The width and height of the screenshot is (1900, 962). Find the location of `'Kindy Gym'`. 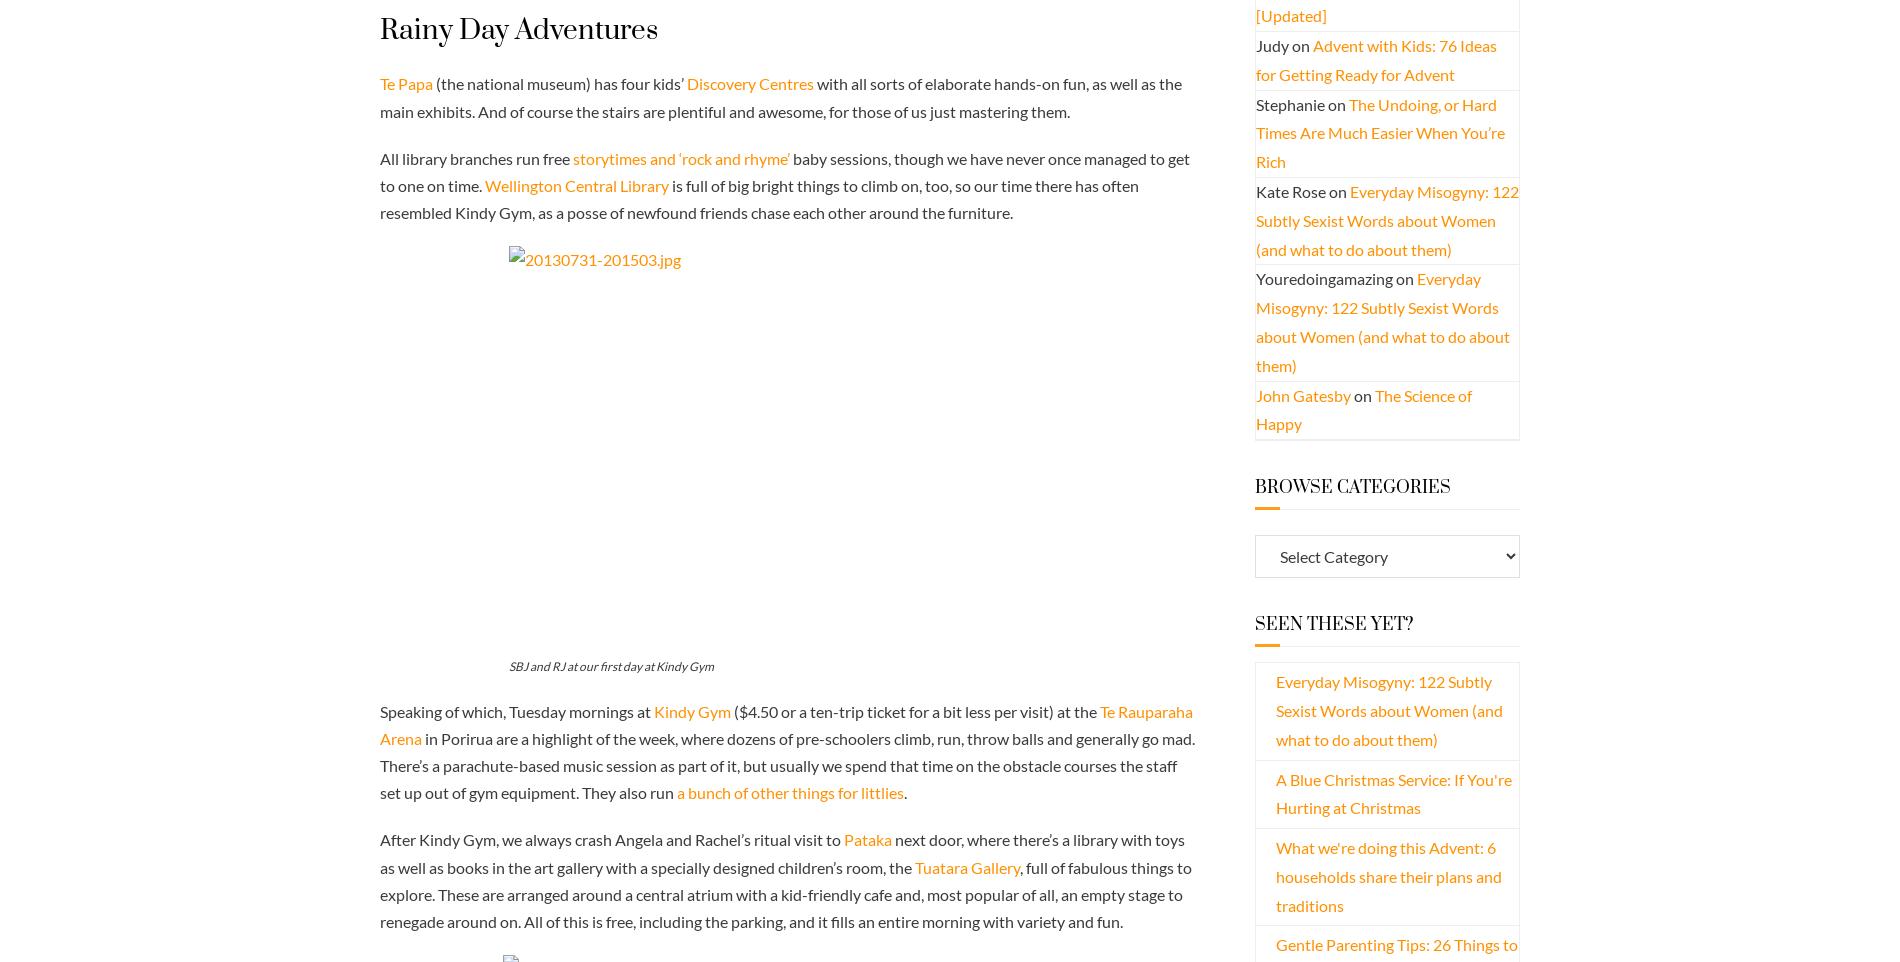

'Kindy Gym' is located at coordinates (692, 709).